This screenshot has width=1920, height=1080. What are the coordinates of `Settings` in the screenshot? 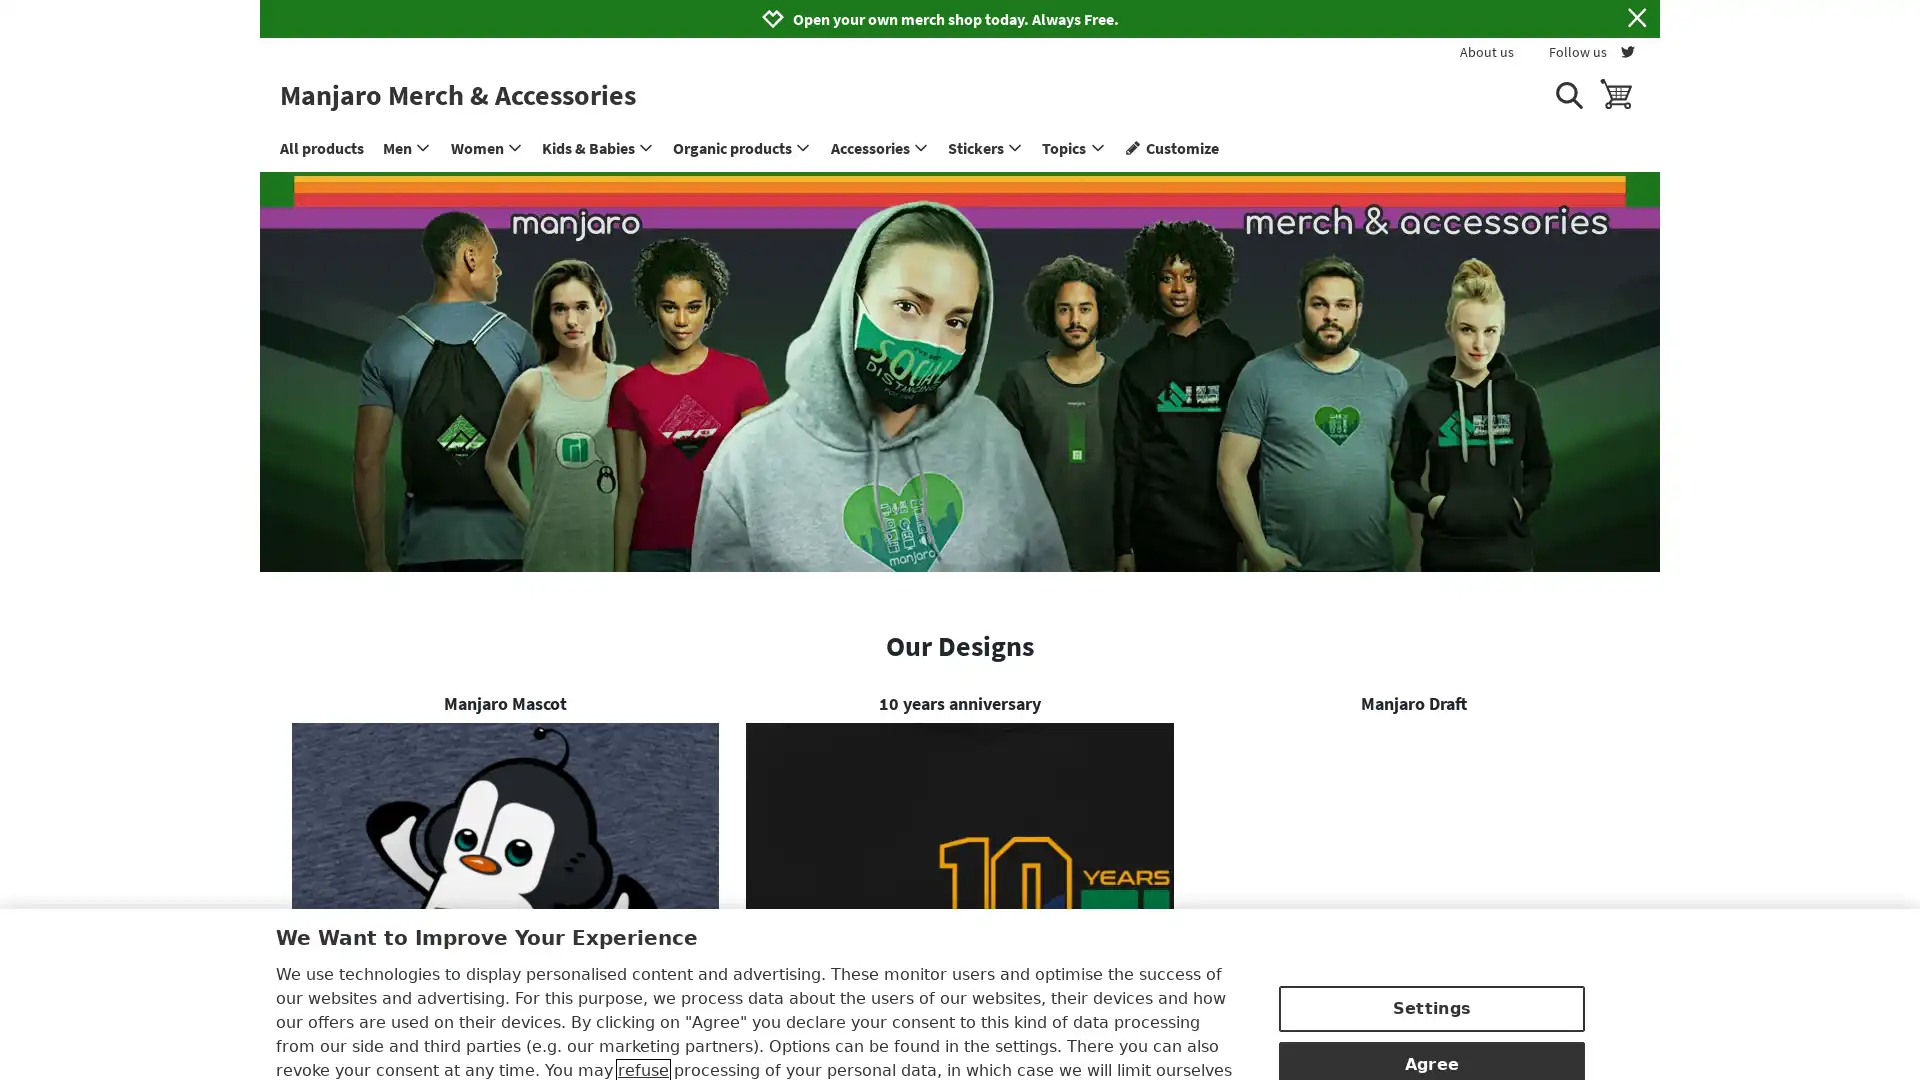 It's located at (1430, 909).